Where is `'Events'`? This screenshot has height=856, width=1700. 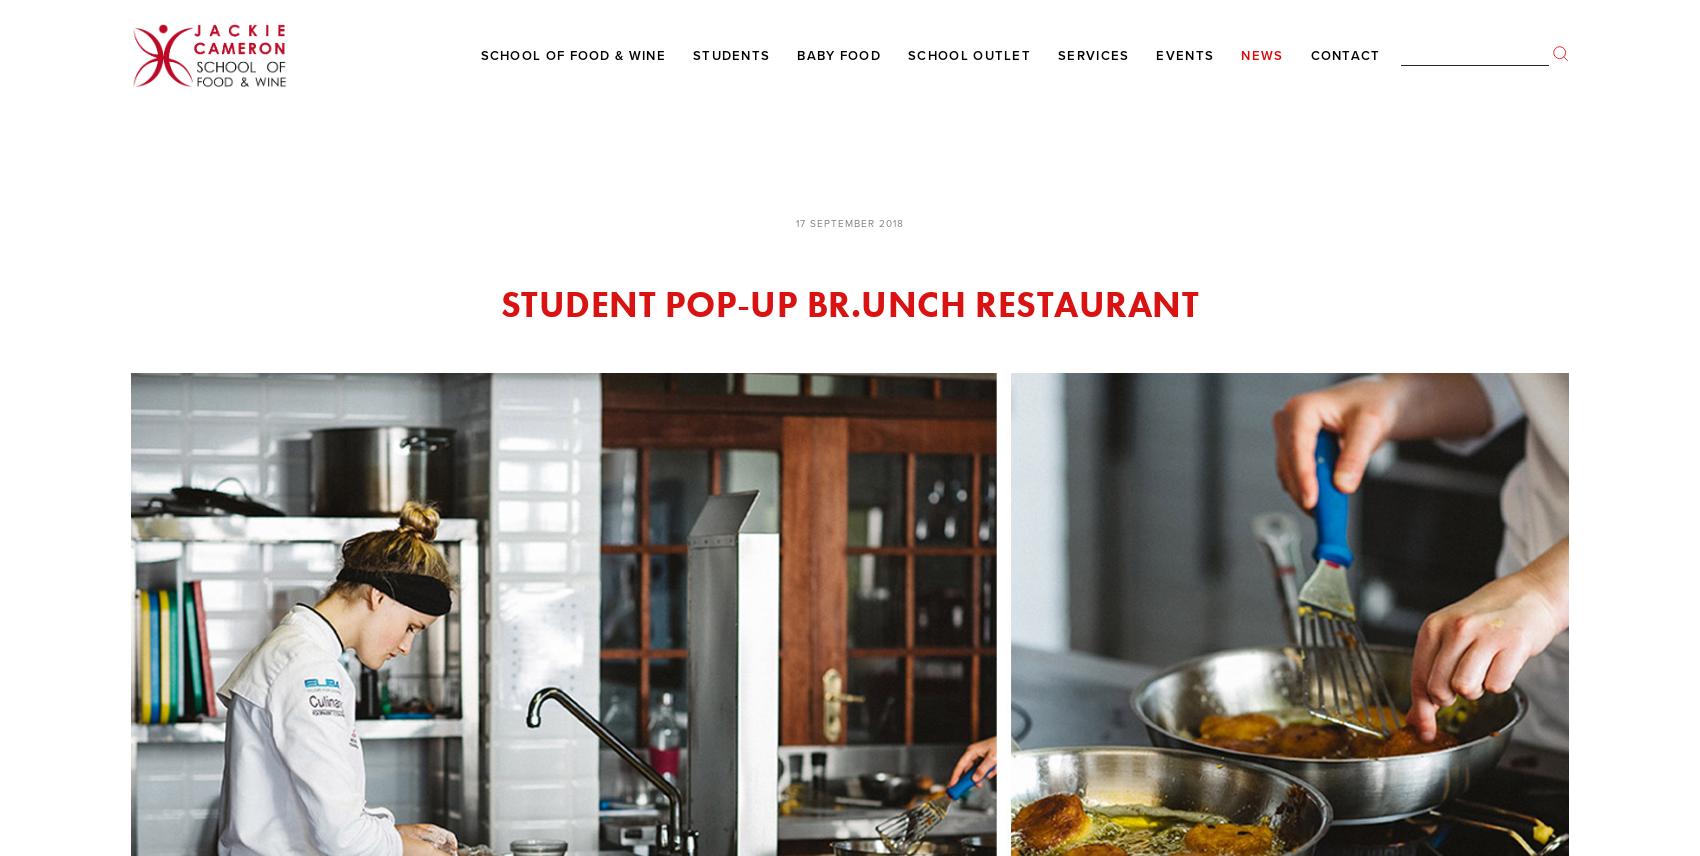
'Events' is located at coordinates (1156, 53).